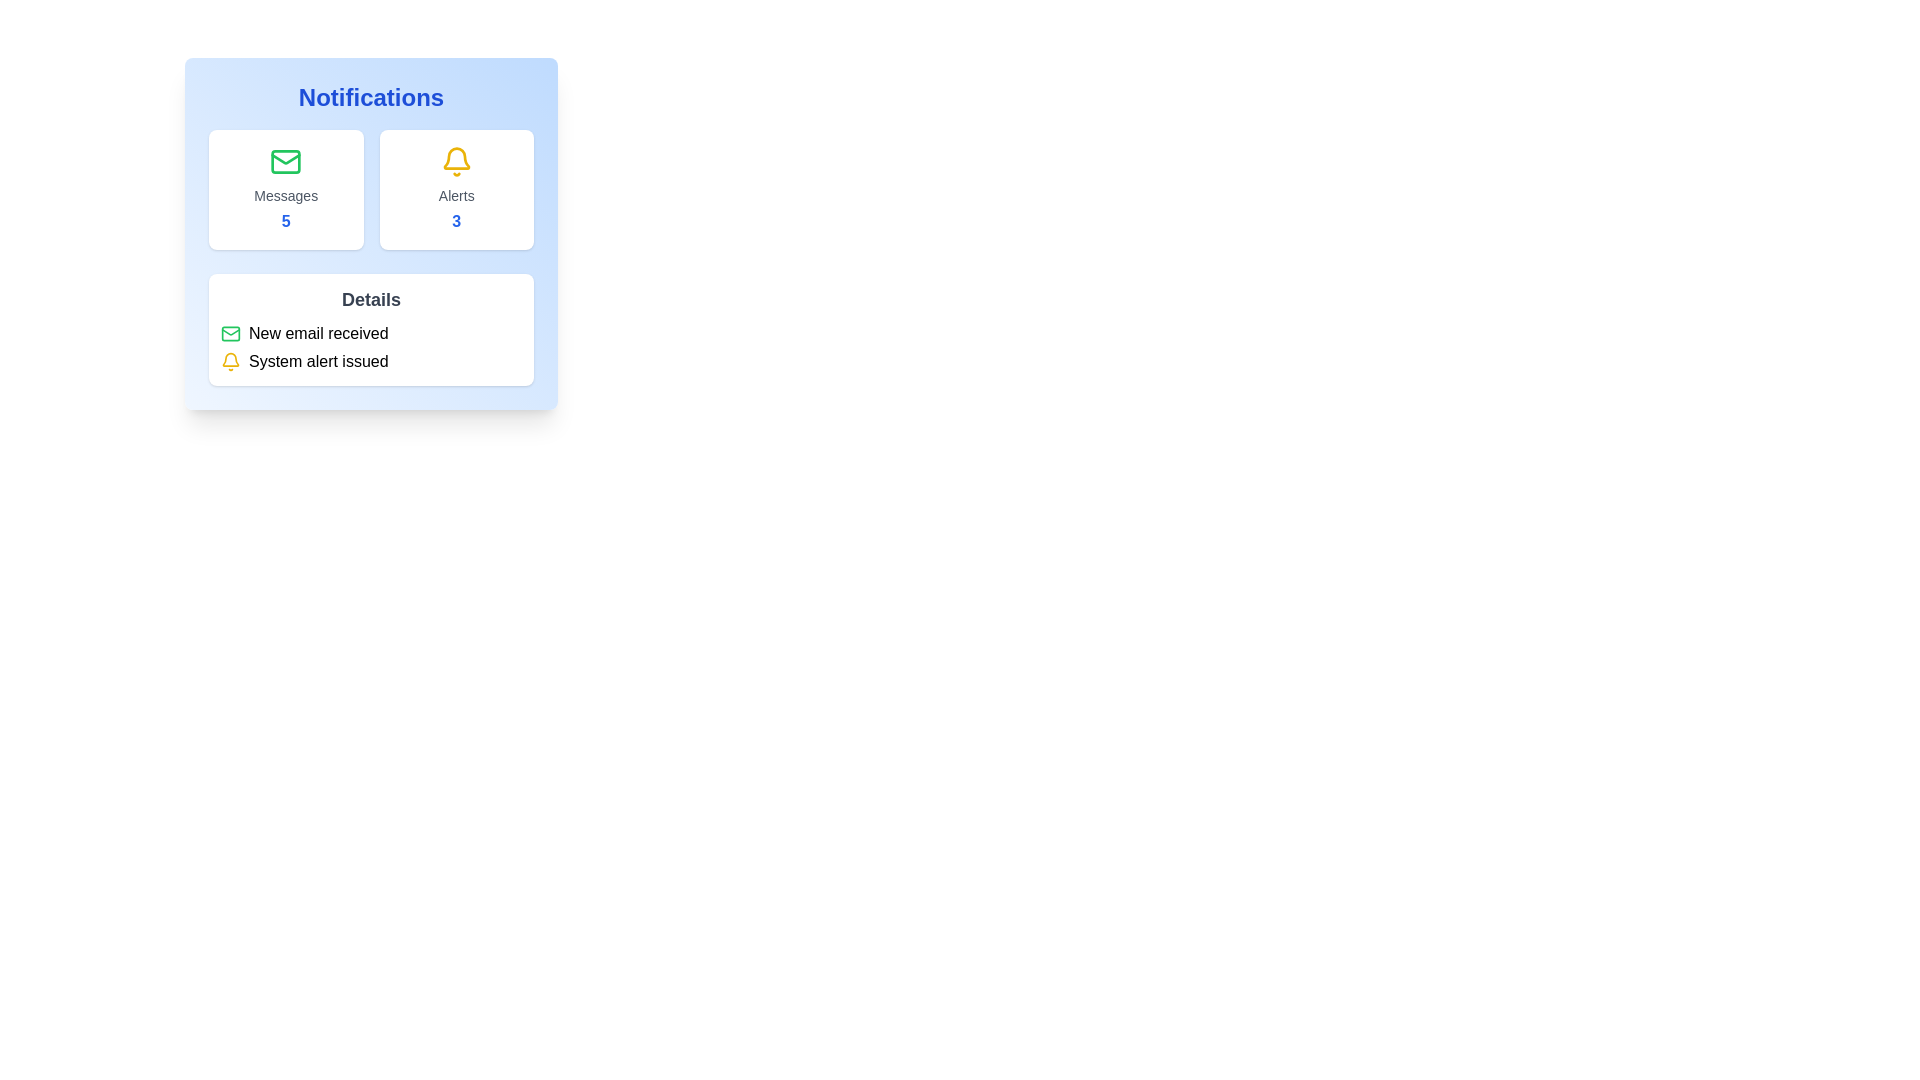 The height and width of the screenshot is (1080, 1920). I want to click on the yellow bell-shaped icon located to the left of the text 'System alert issued' in the 'System alert issued' section, so click(230, 362).